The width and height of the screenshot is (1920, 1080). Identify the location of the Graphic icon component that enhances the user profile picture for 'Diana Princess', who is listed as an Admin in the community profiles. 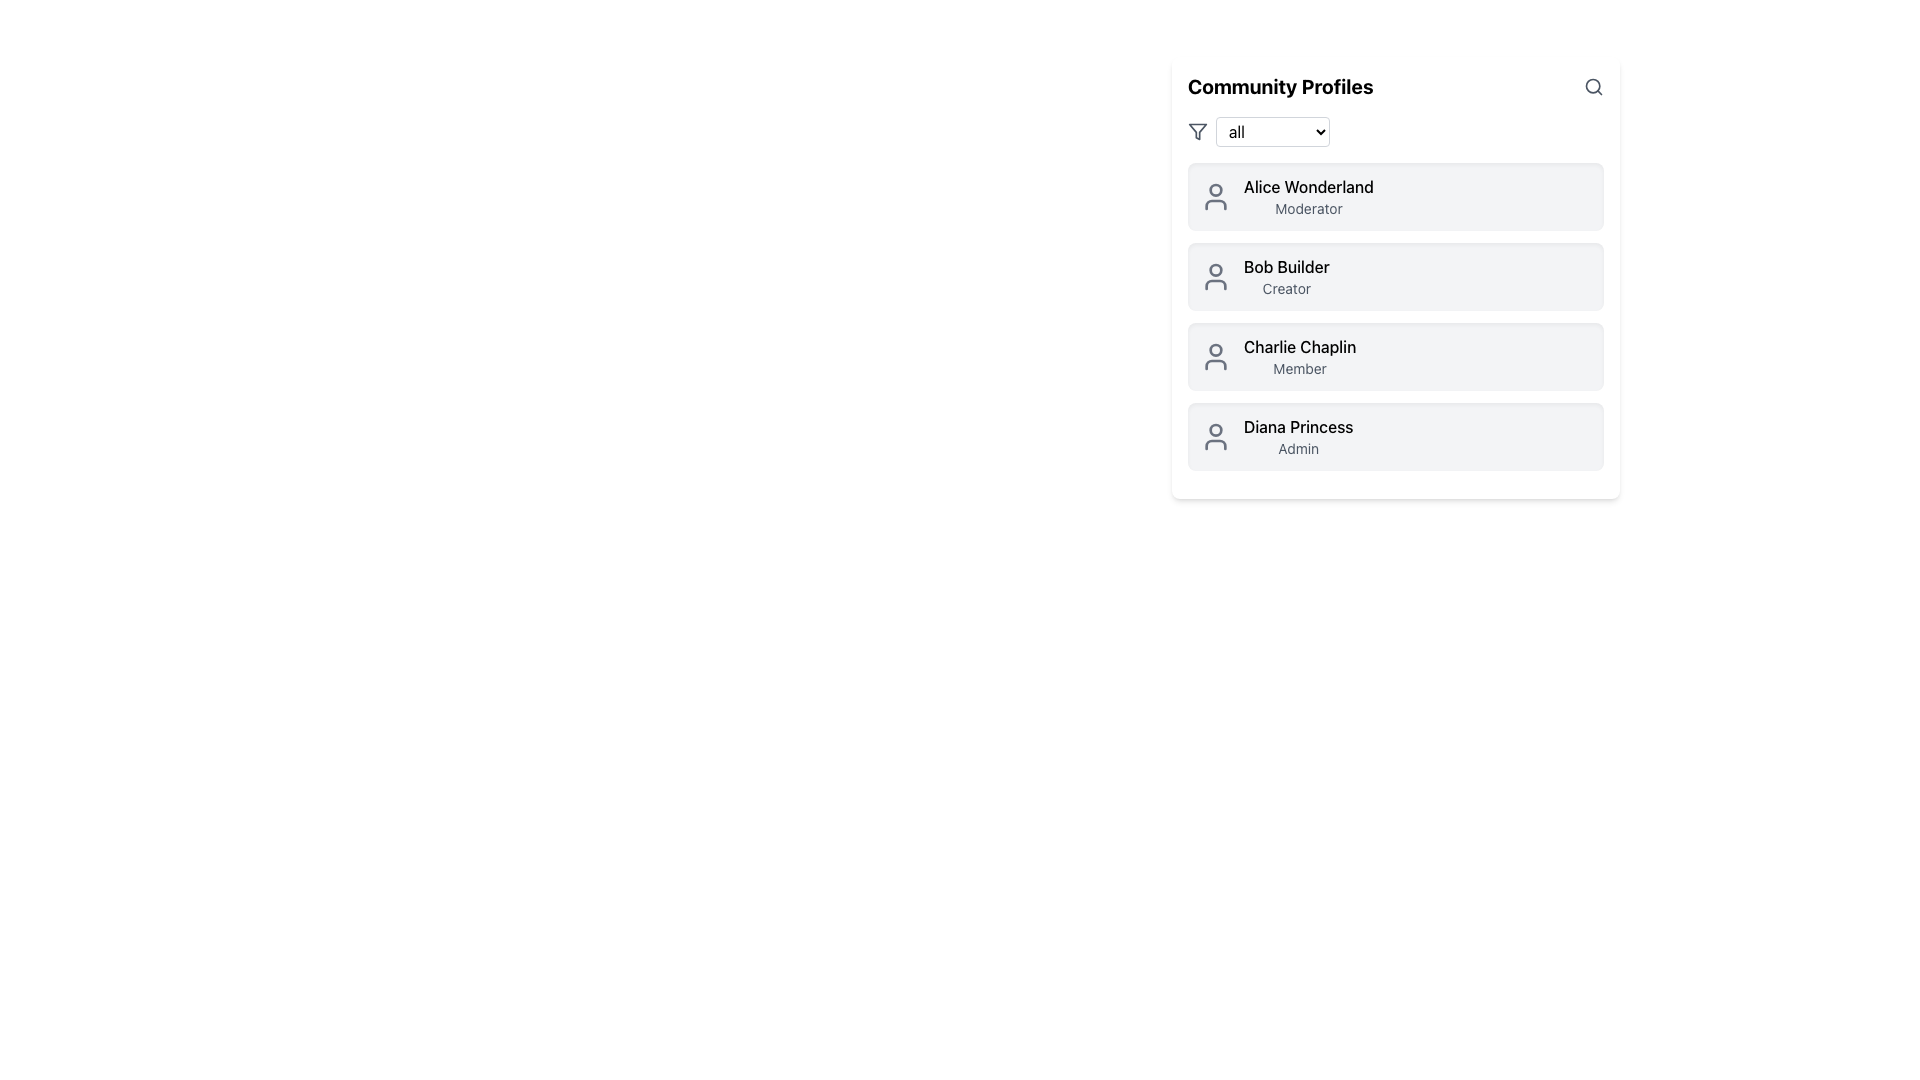
(1214, 443).